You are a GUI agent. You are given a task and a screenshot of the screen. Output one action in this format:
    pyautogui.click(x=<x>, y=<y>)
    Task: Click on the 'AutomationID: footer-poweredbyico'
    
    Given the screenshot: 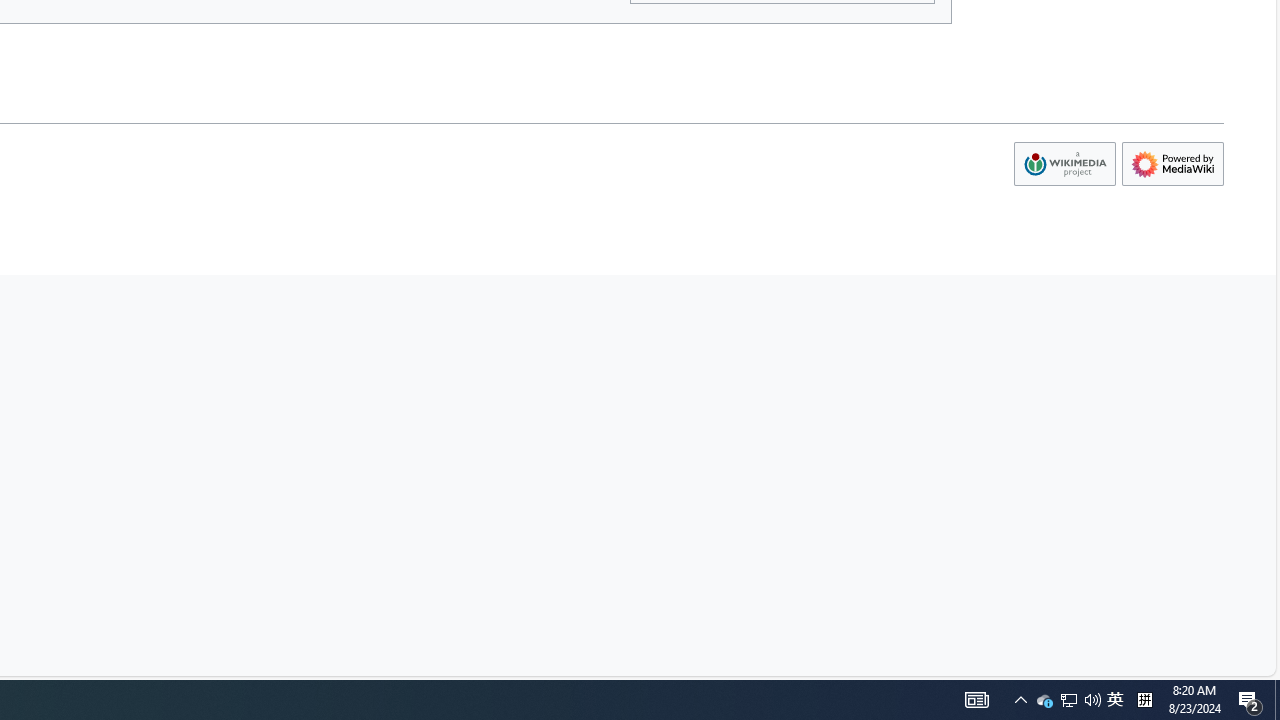 What is the action you would take?
    pyautogui.click(x=1173, y=163)
    